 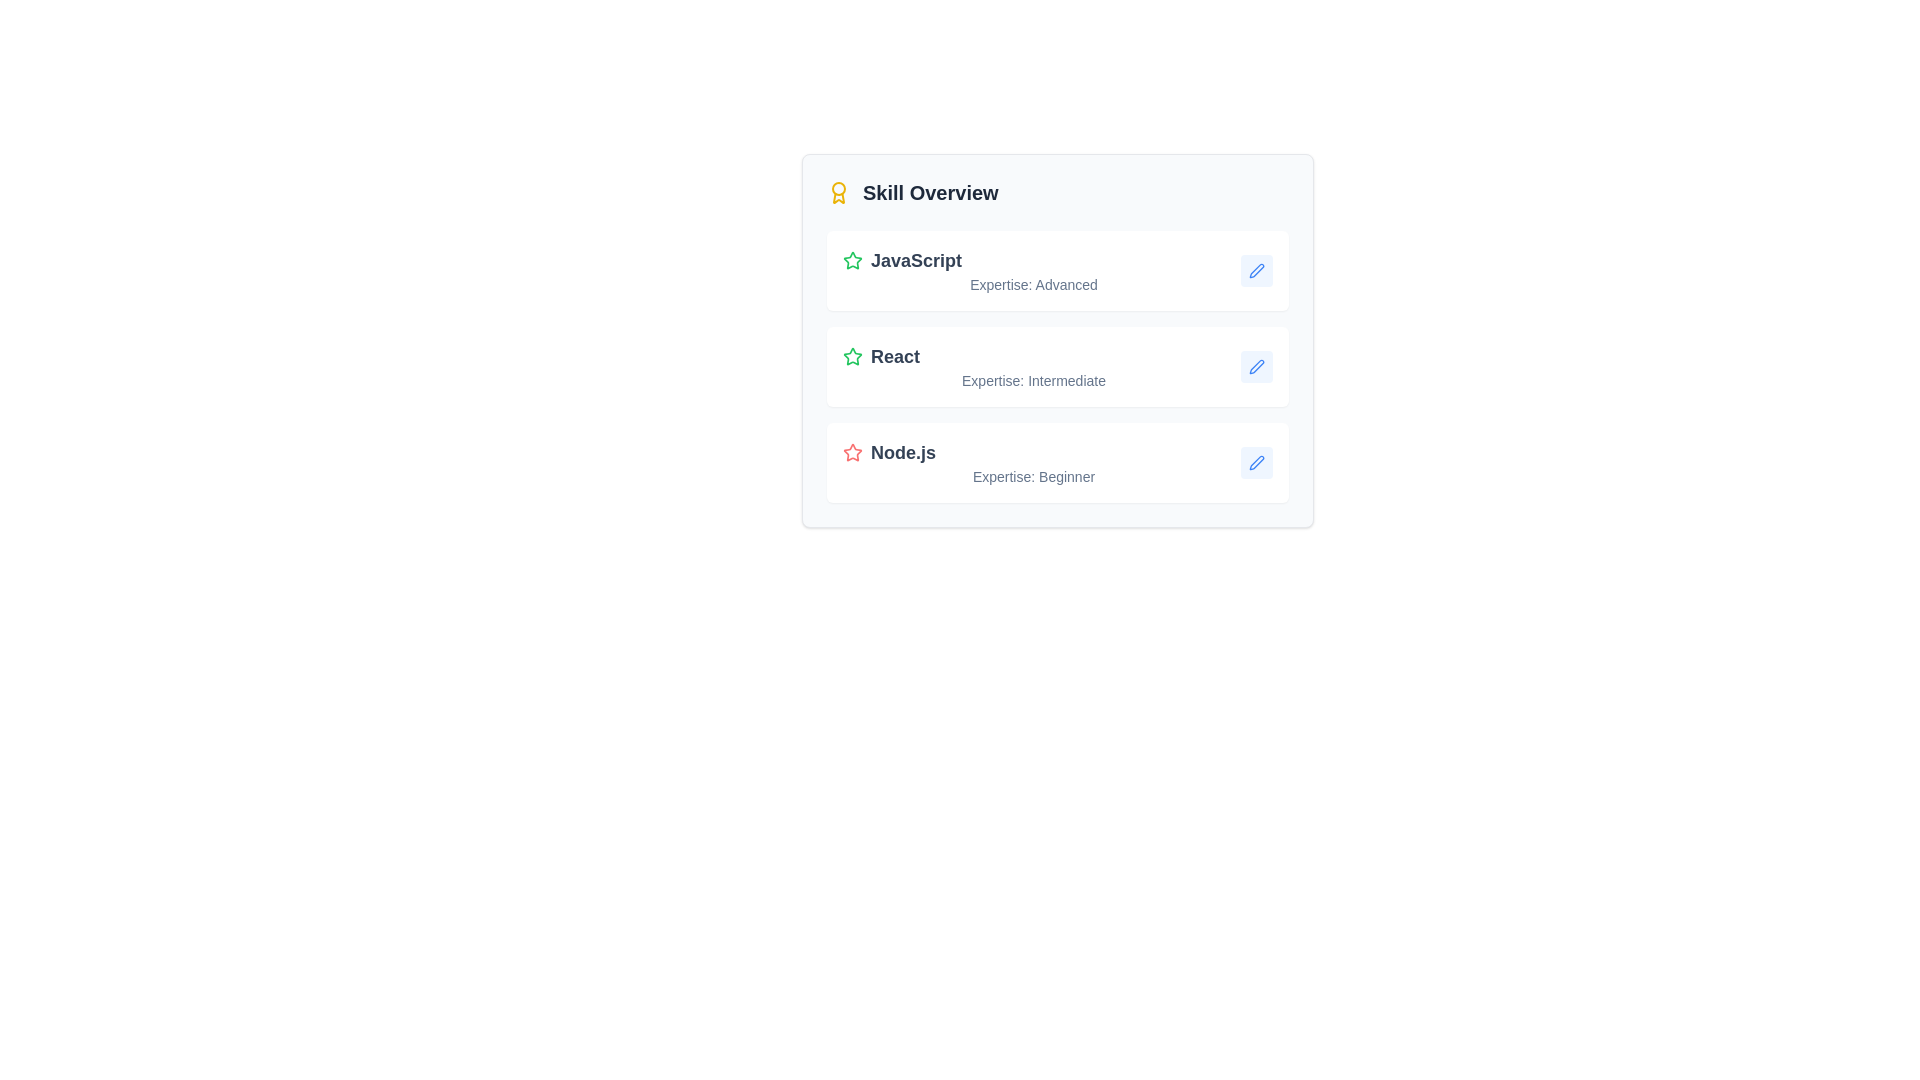 I want to click on the text label that says 'Expertise: Intermediate', which is located beneath the 'React' header in the second skill block of the skill overview card, so click(x=1033, y=381).